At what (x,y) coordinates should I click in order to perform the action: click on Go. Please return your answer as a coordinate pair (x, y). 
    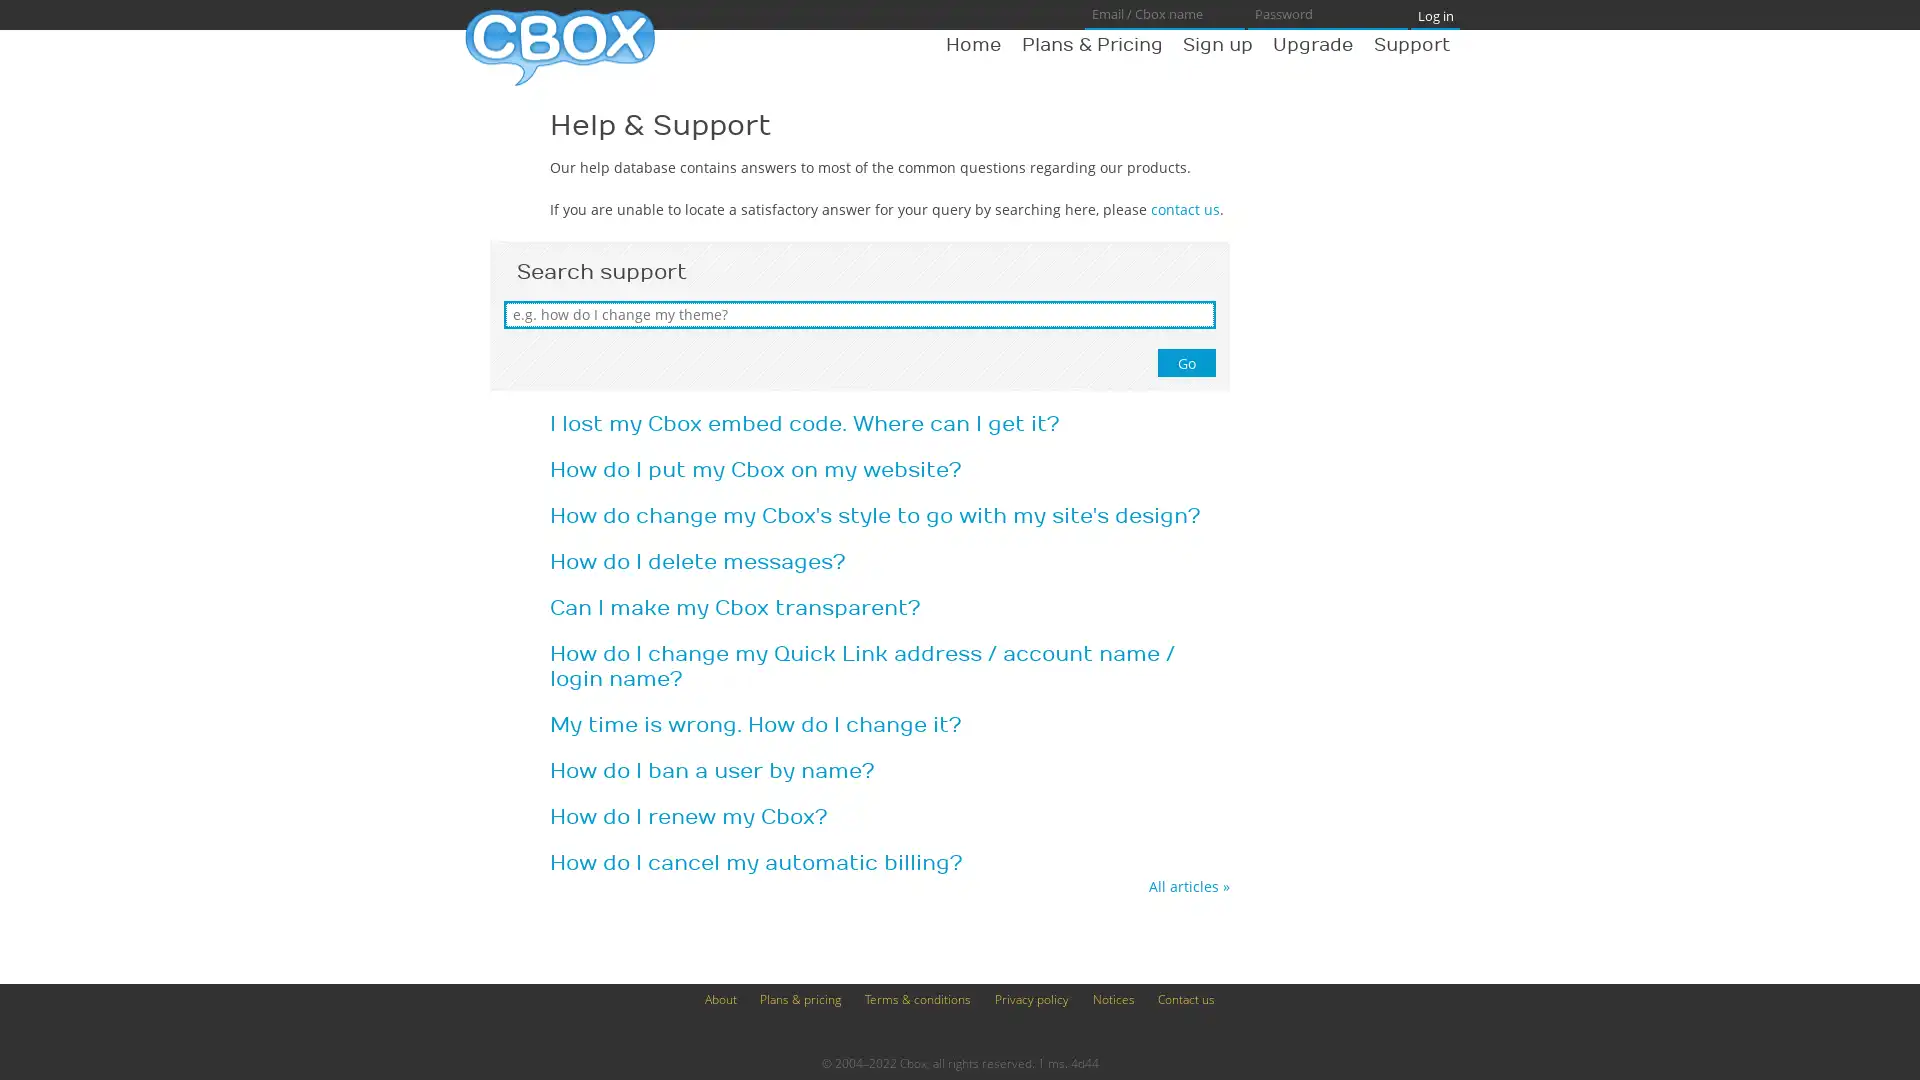
    Looking at the image, I should click on (1186, 362).